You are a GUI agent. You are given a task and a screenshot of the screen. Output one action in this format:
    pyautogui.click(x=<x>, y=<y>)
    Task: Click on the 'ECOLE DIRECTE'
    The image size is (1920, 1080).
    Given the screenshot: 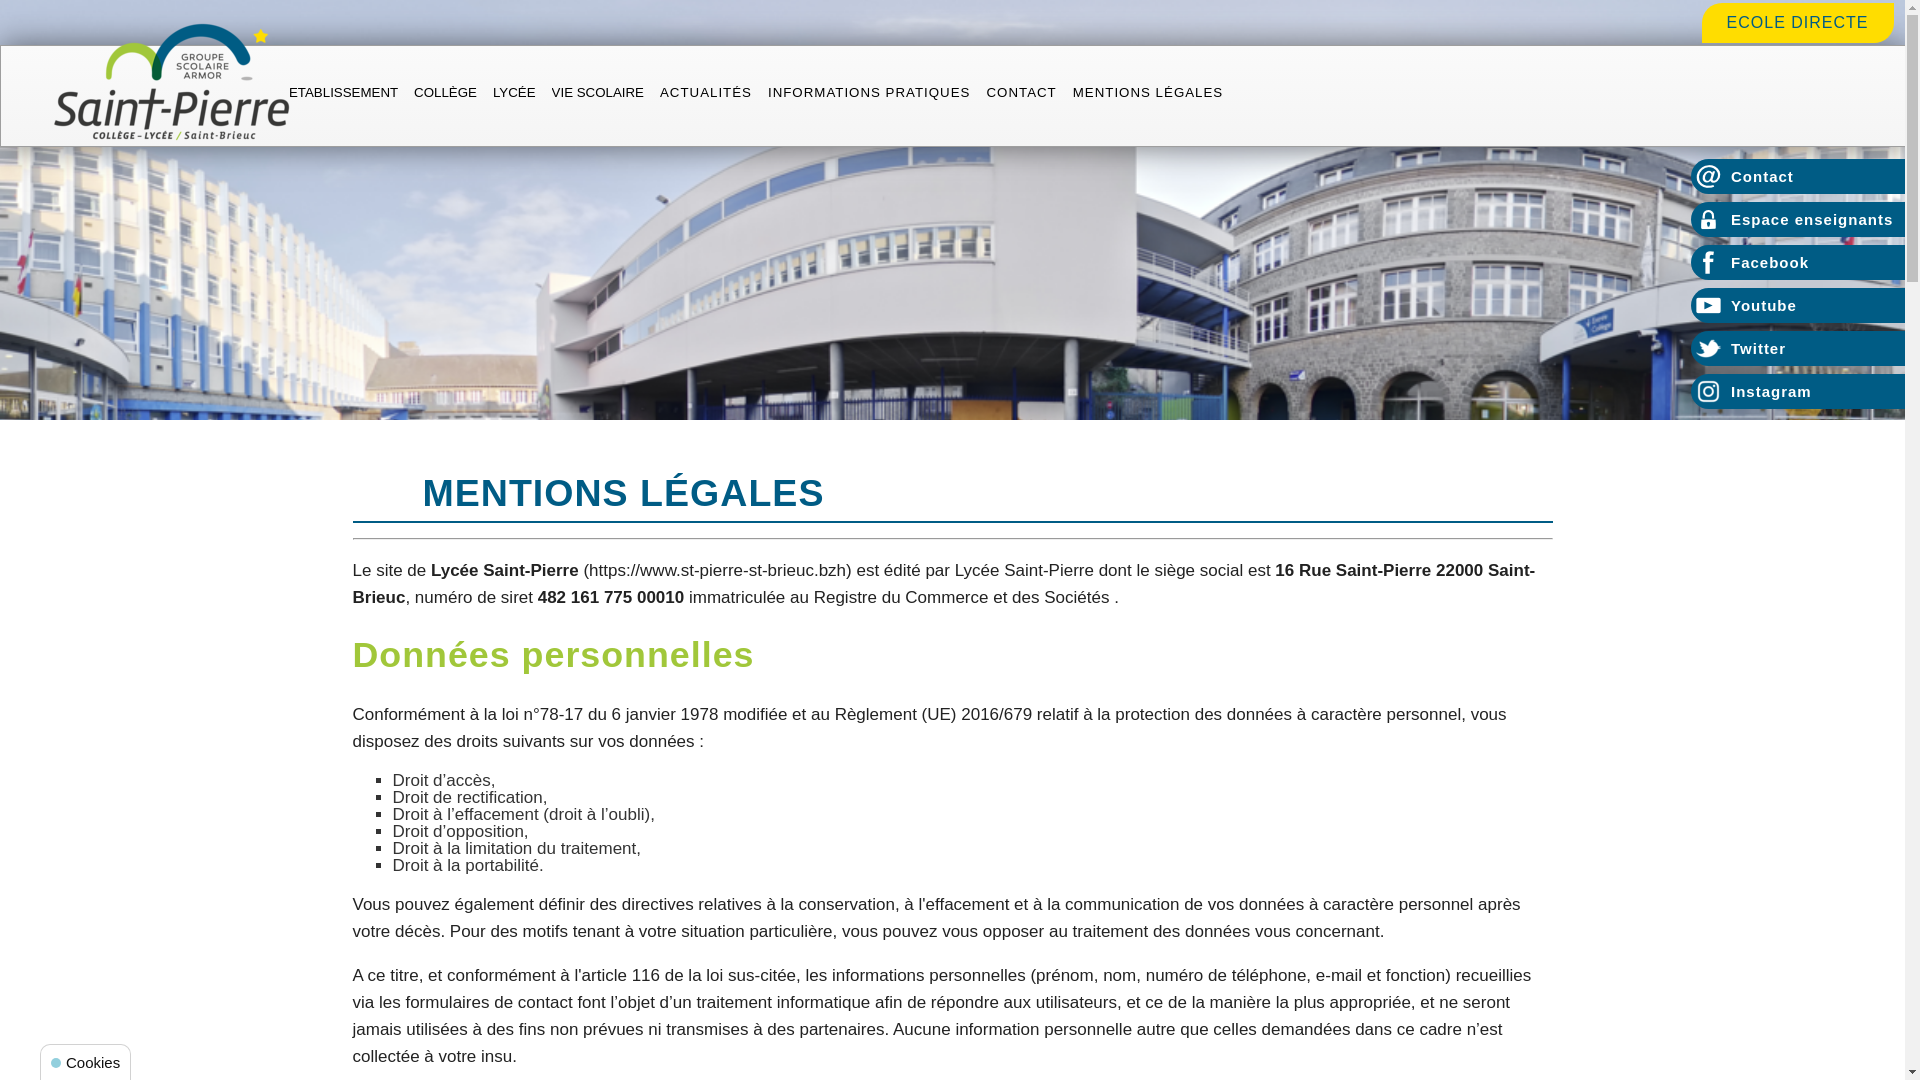 What is the action you would take?
    pyautogui.click(x=1798, y=22)
    